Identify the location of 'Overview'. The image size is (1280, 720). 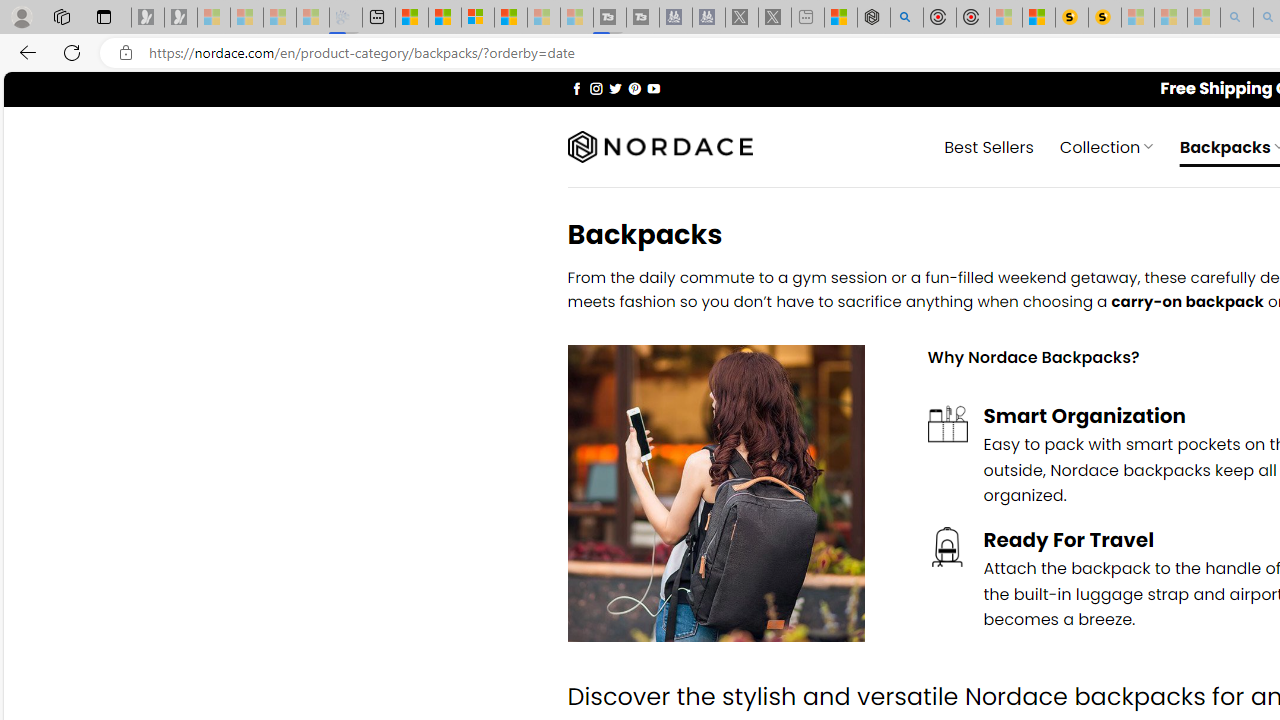
(477, 17).